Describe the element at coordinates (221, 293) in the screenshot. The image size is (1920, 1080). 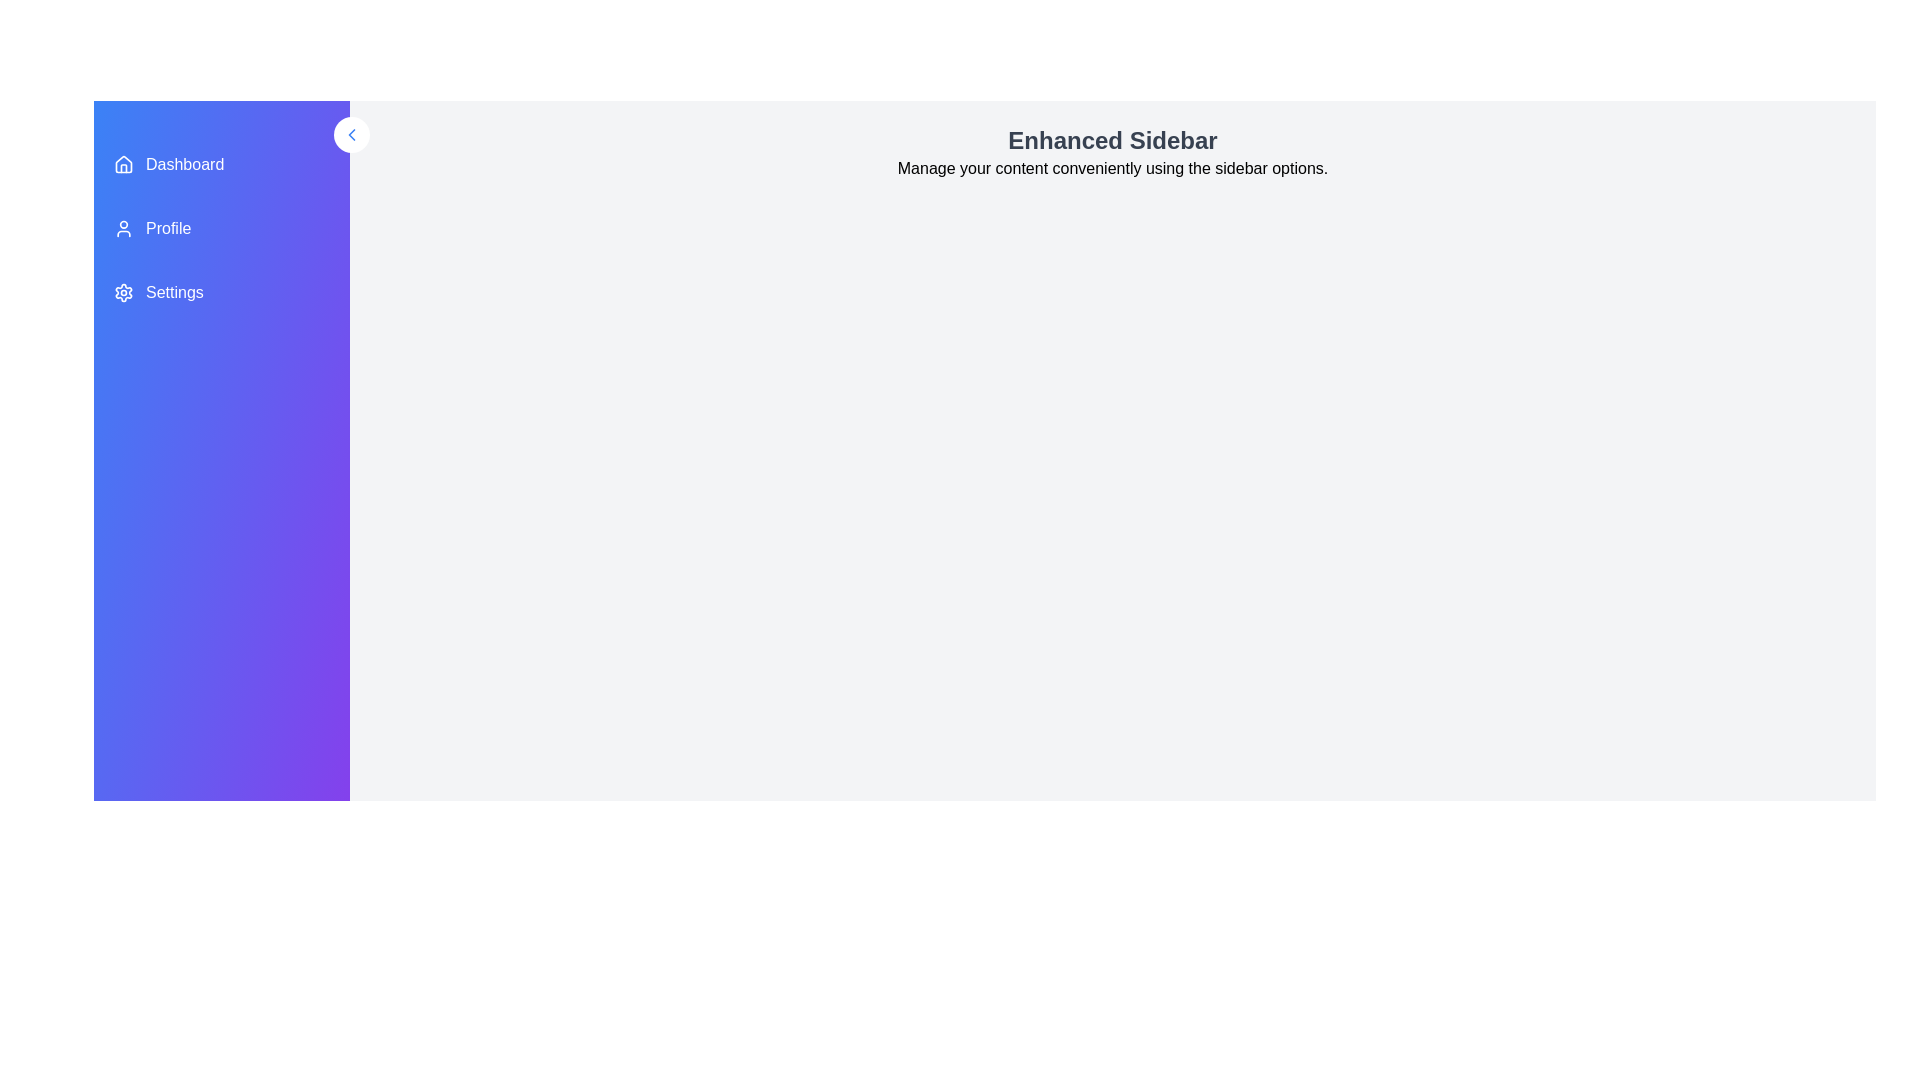
I see `the menu item labeled Settings` at that location.